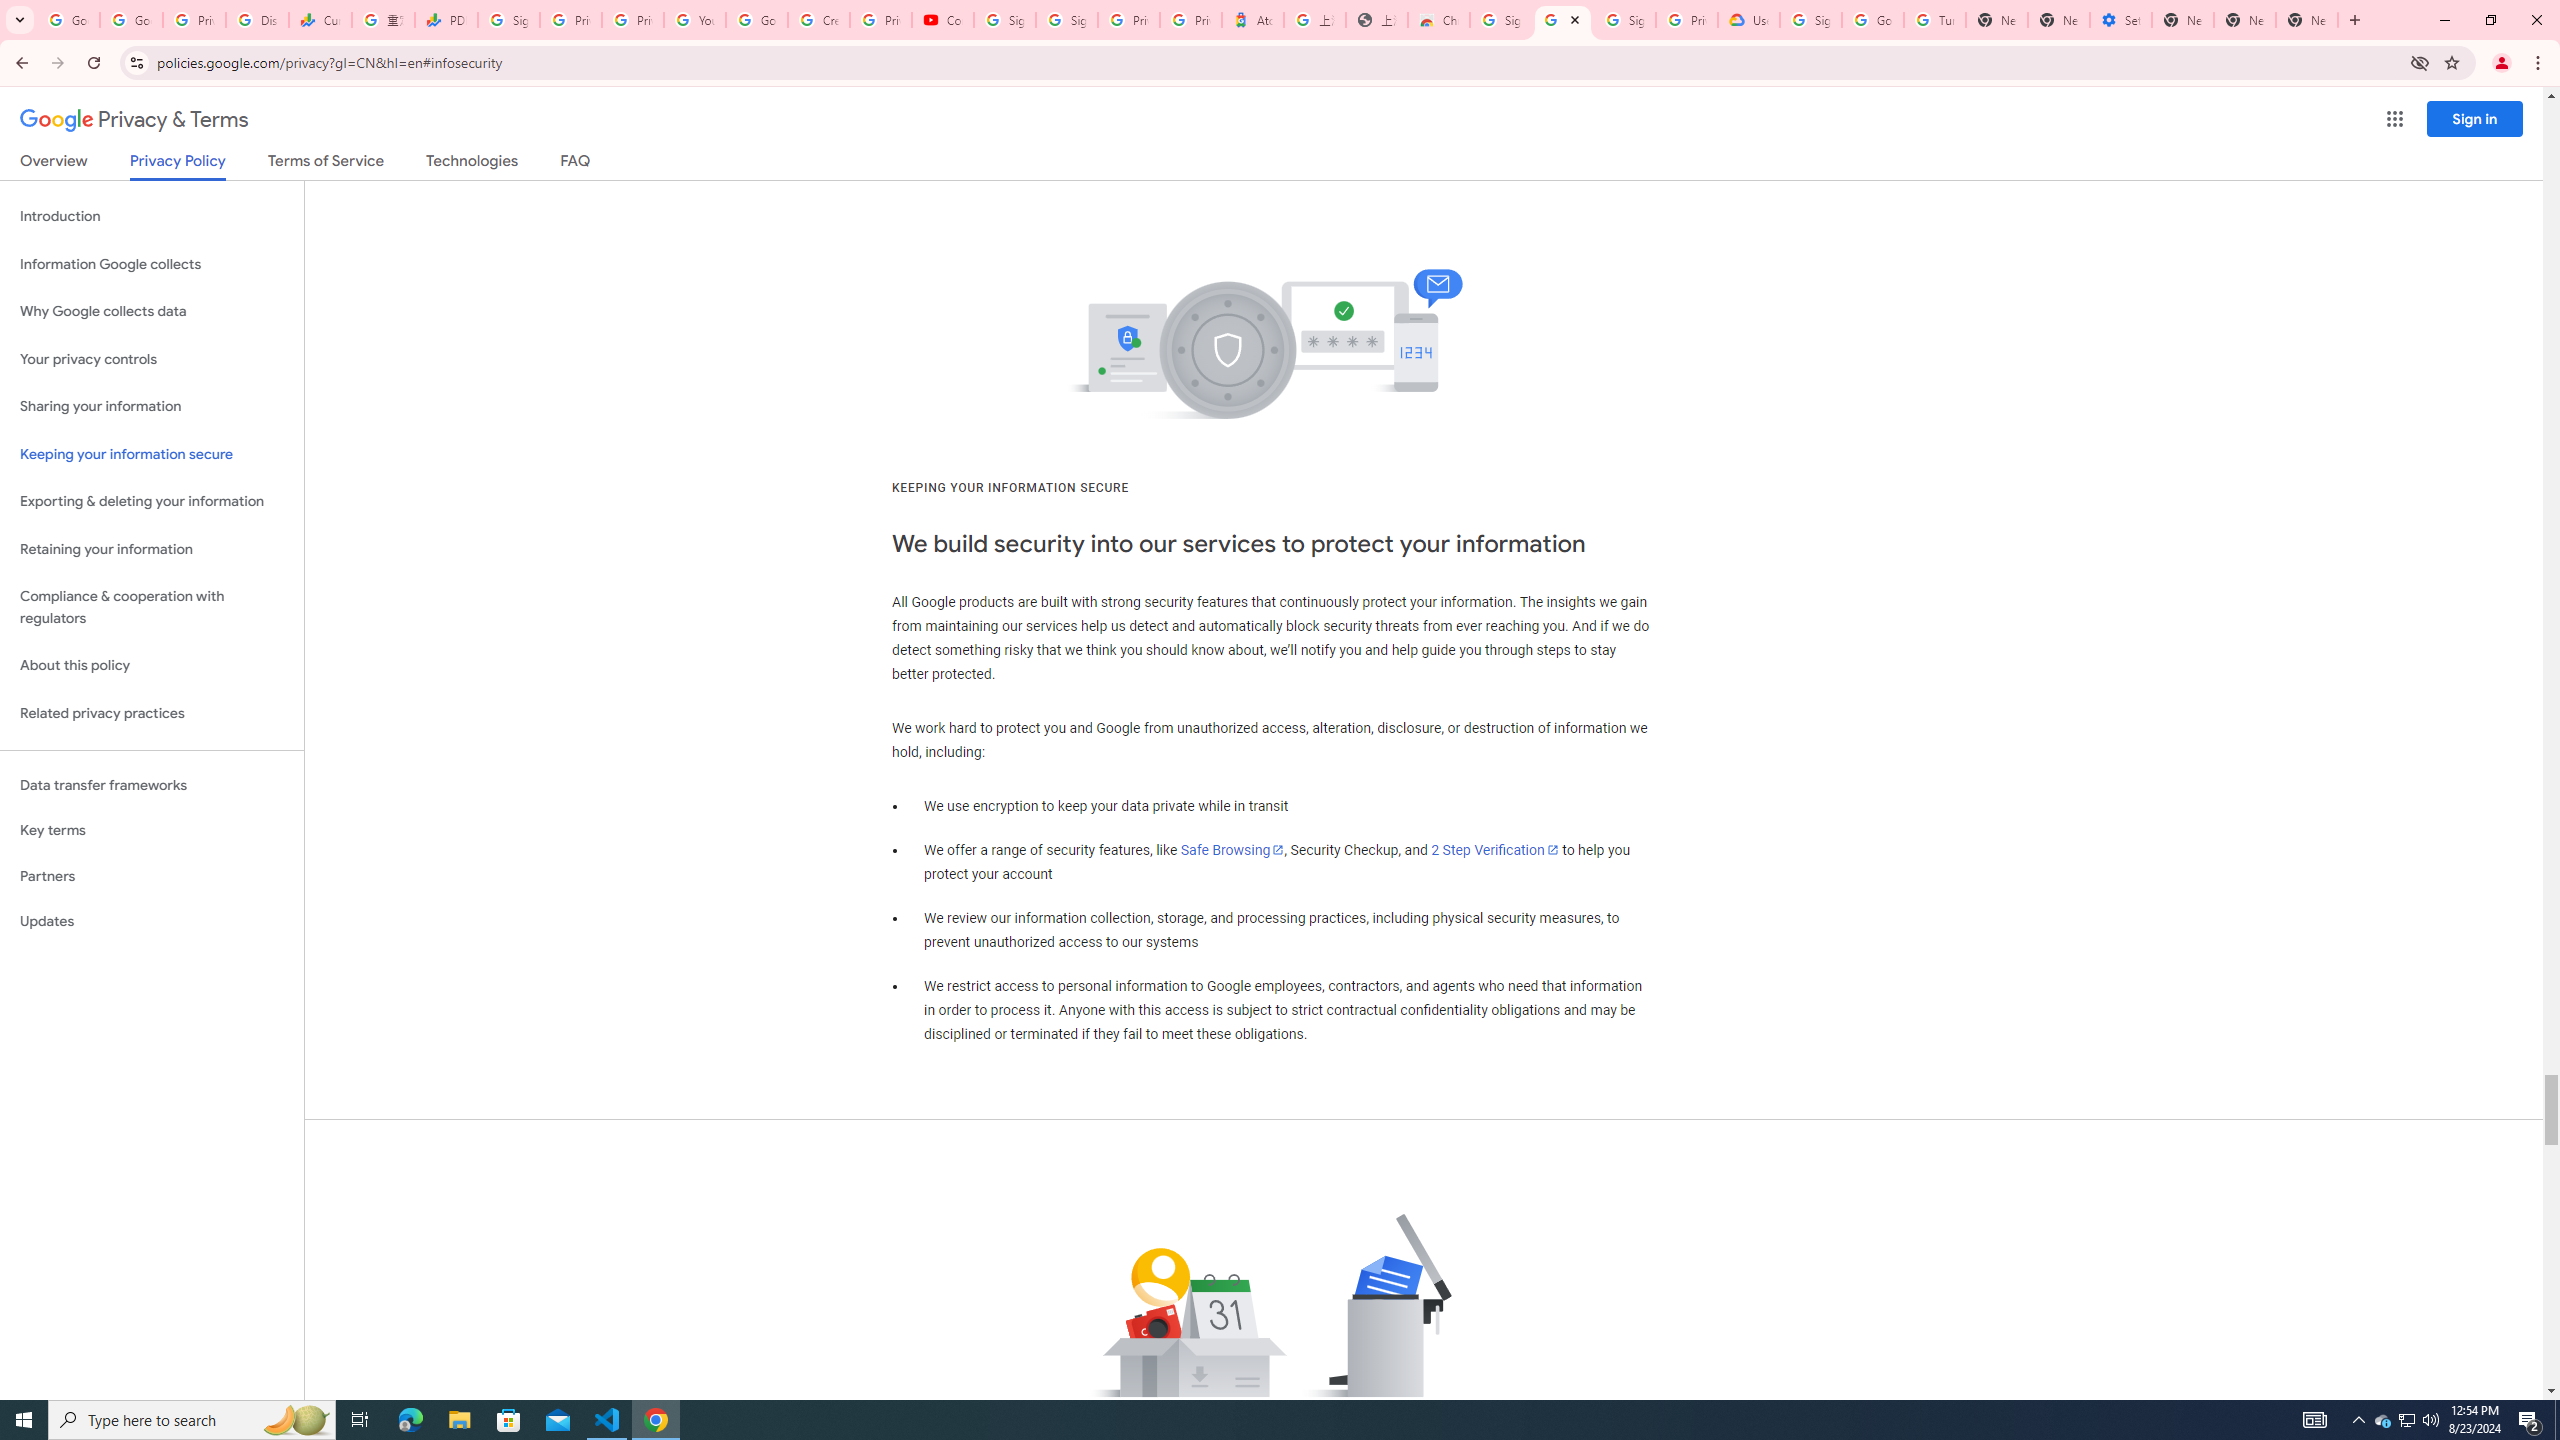 The image size is (2560, 1440). I want to click on 'Retaining your information', so click(151, 549).